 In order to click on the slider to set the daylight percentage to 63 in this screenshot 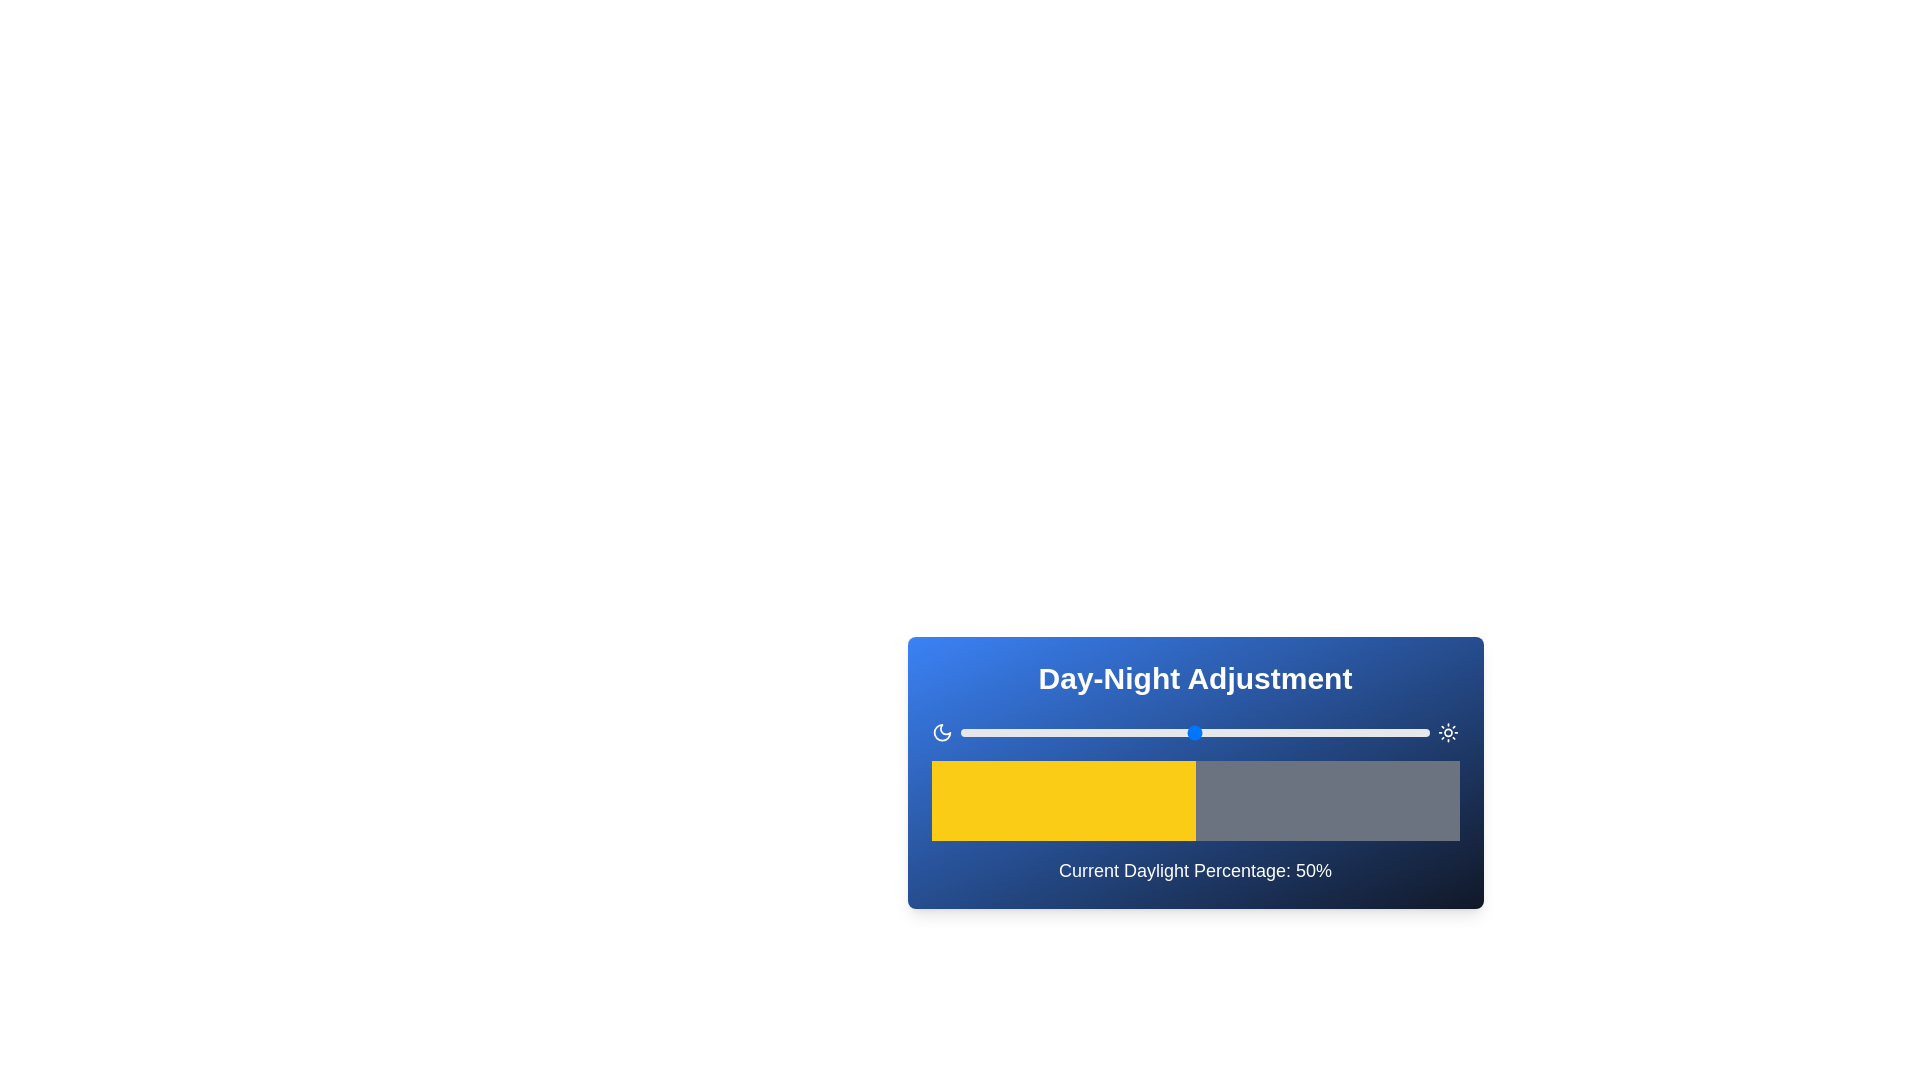, I will do `click(1255, 732)`.